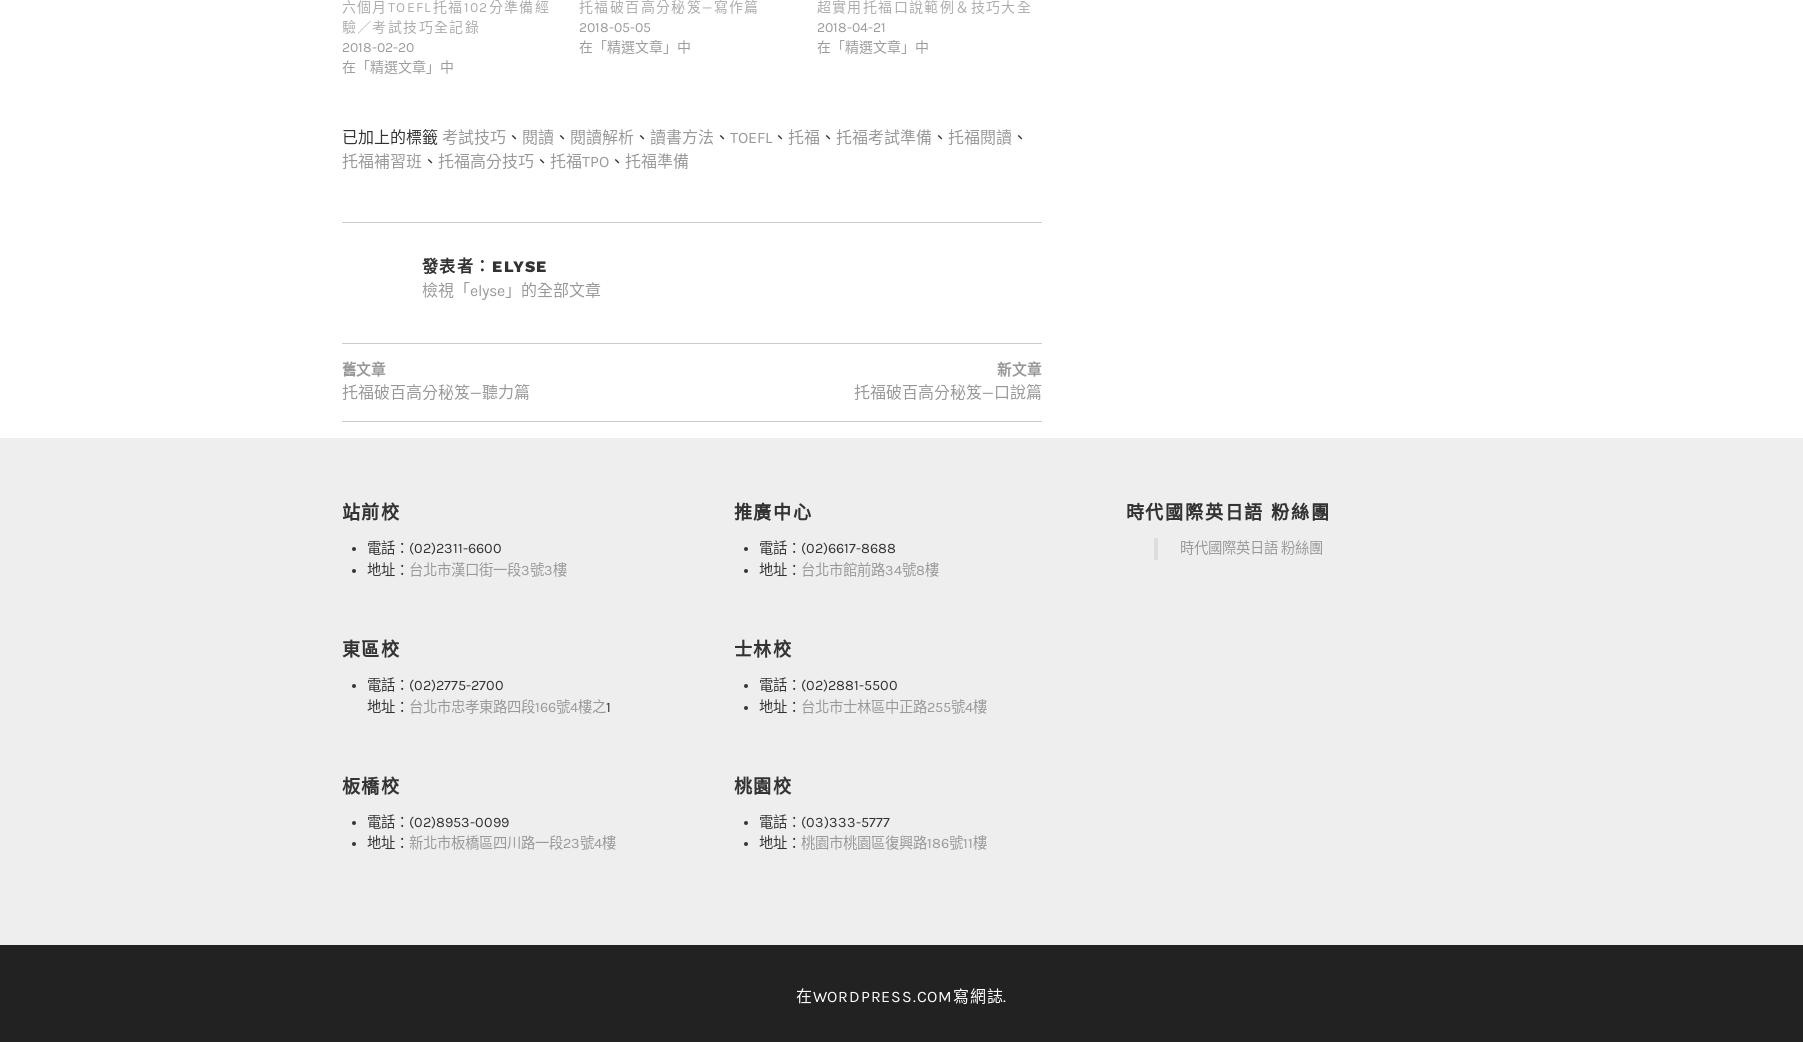 The width and height of the screenshot is (1803, 1042). Describe the element at coordinates (825, 508) in the screenshot. I see `'電話：(02)6617-8688'` at that location.